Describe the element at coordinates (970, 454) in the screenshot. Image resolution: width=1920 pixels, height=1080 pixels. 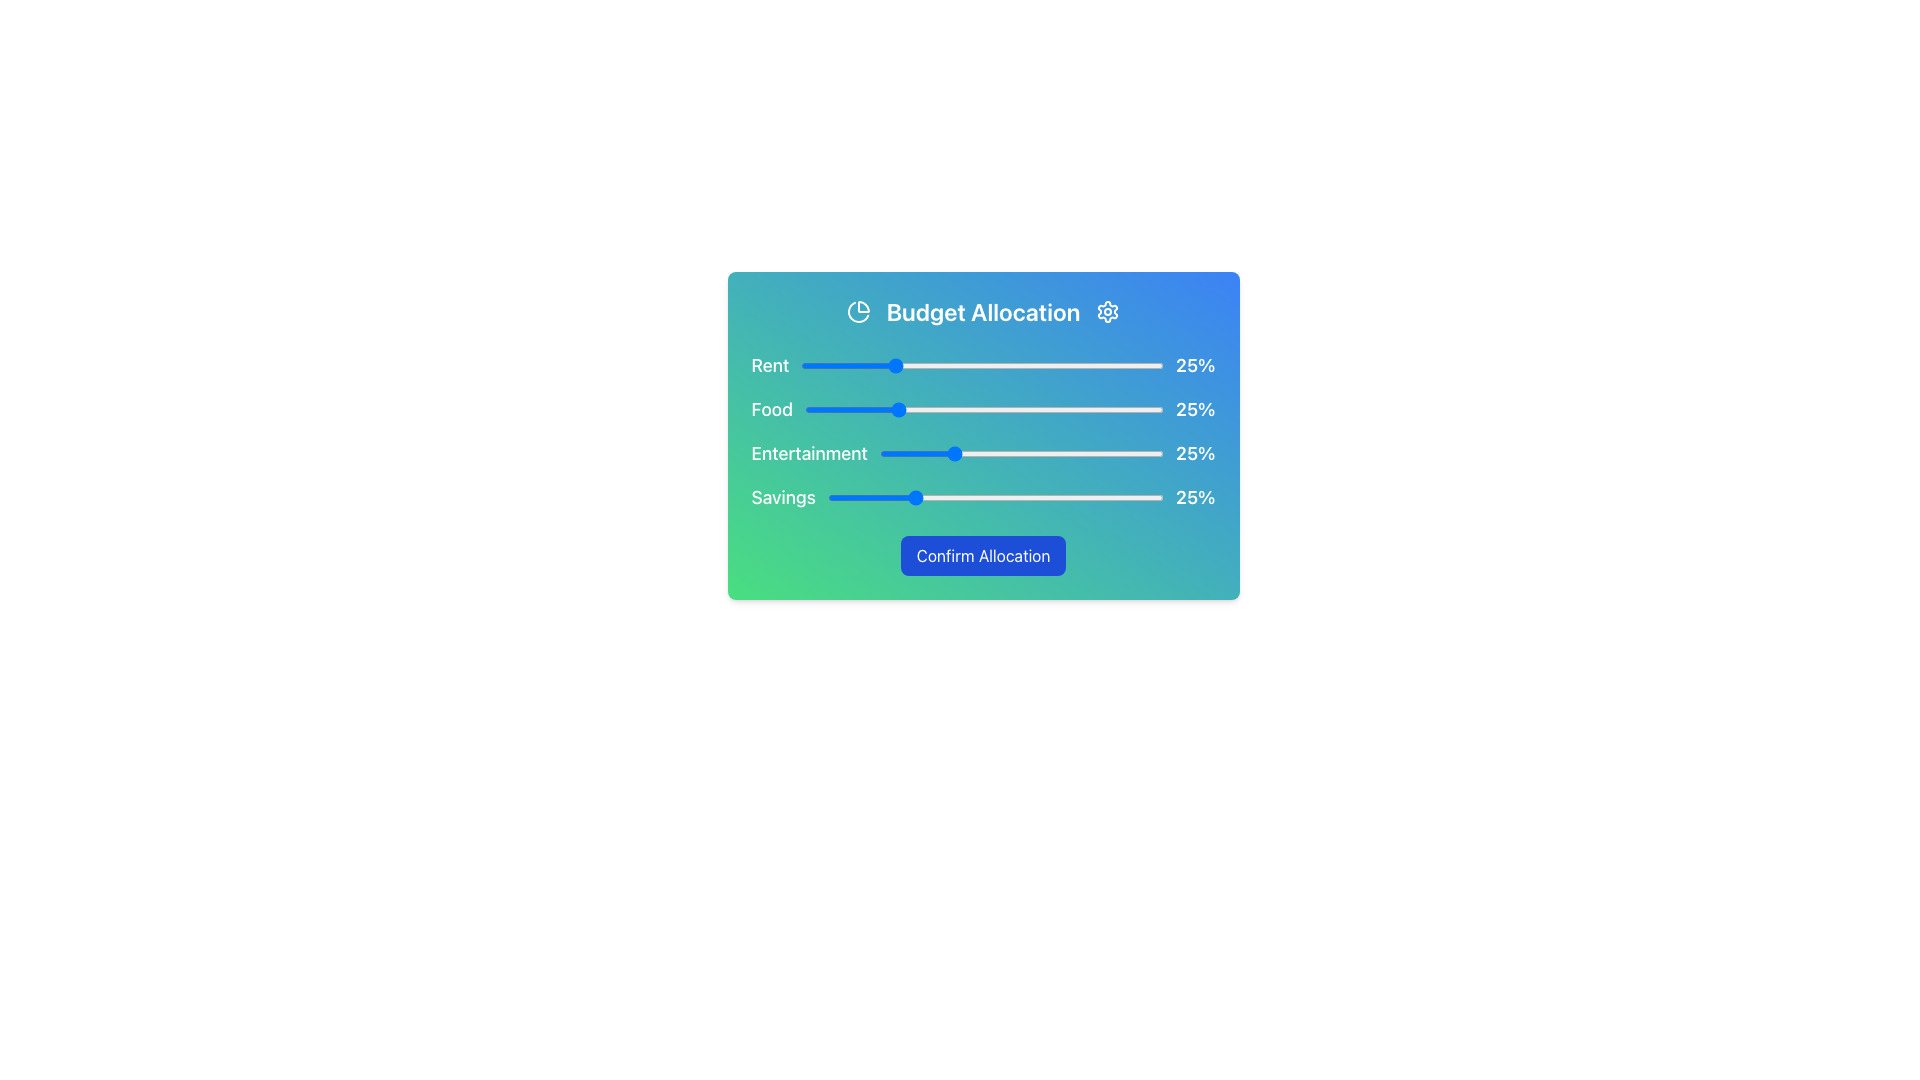
I see `the Entertainment allocation` at that location.